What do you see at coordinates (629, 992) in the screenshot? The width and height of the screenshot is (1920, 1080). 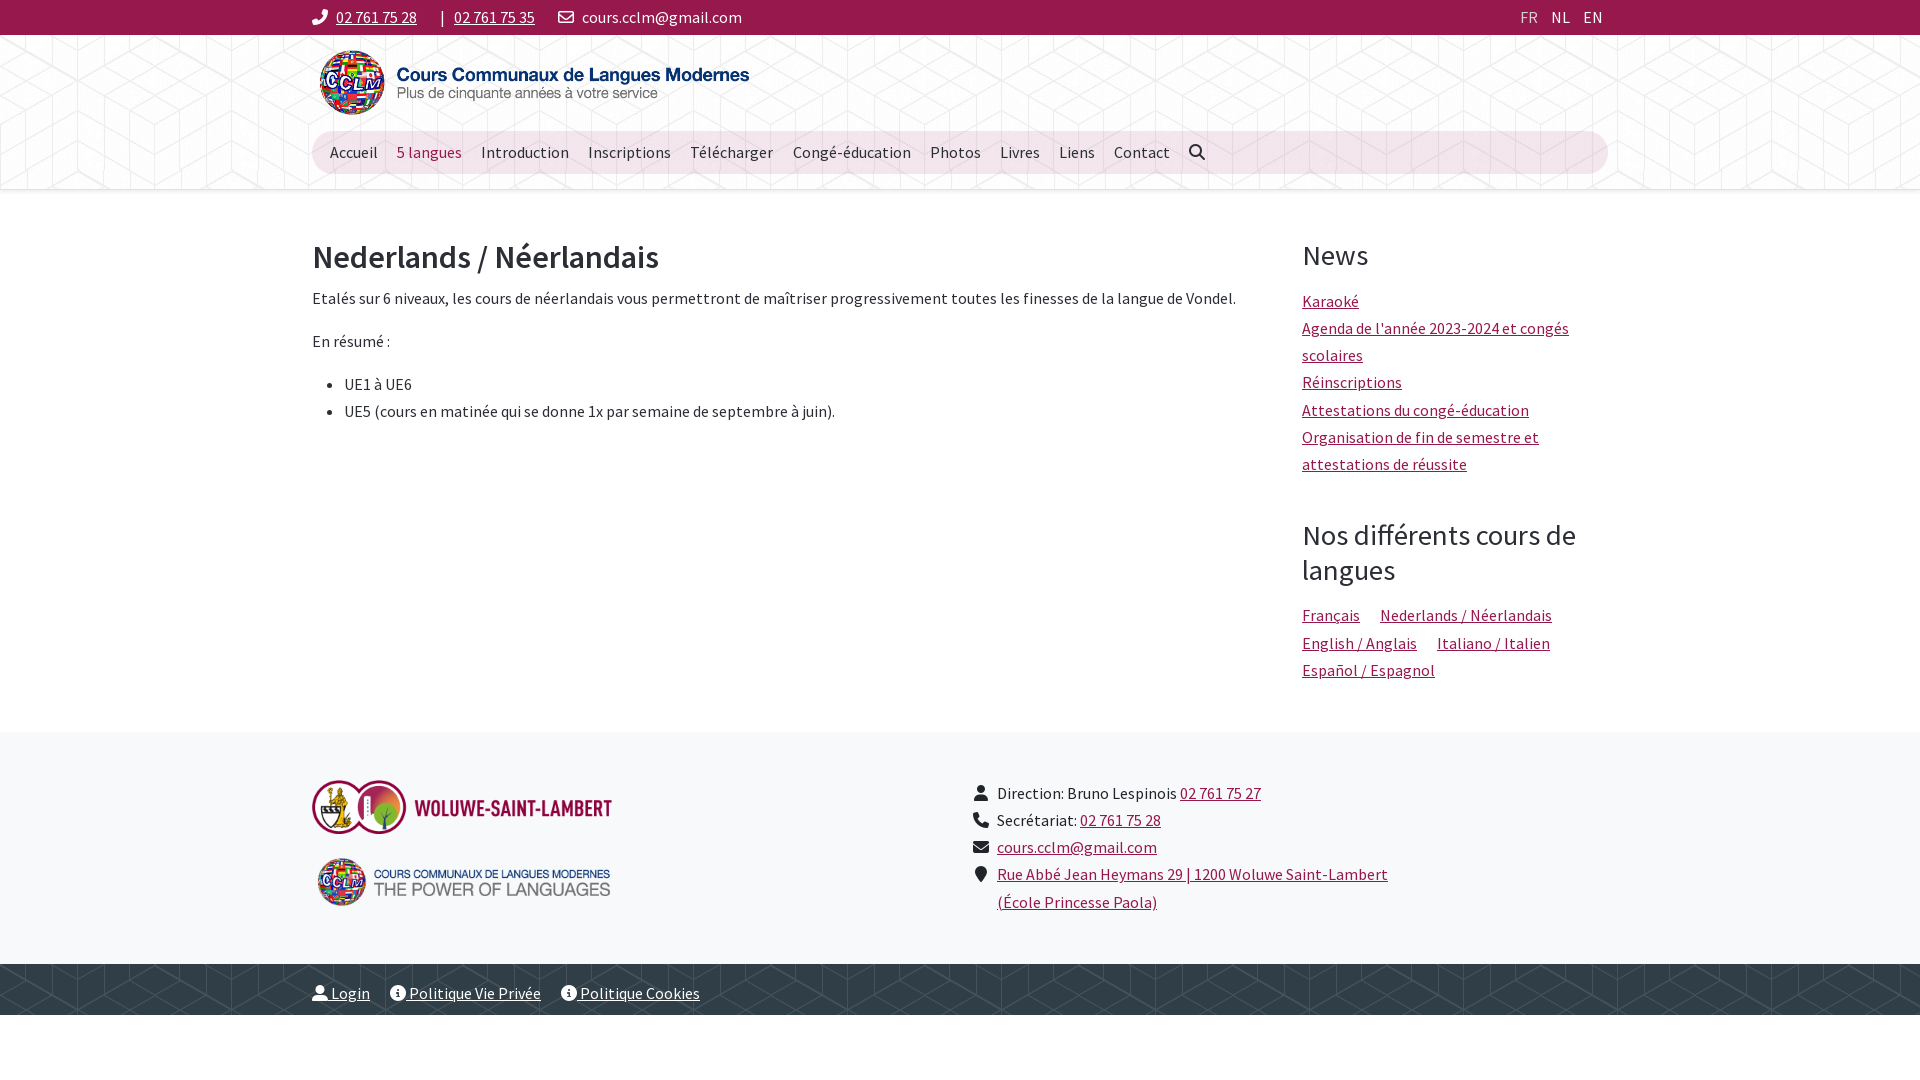 I see `'Politique Cookies'` at bounding box center [629, 992].